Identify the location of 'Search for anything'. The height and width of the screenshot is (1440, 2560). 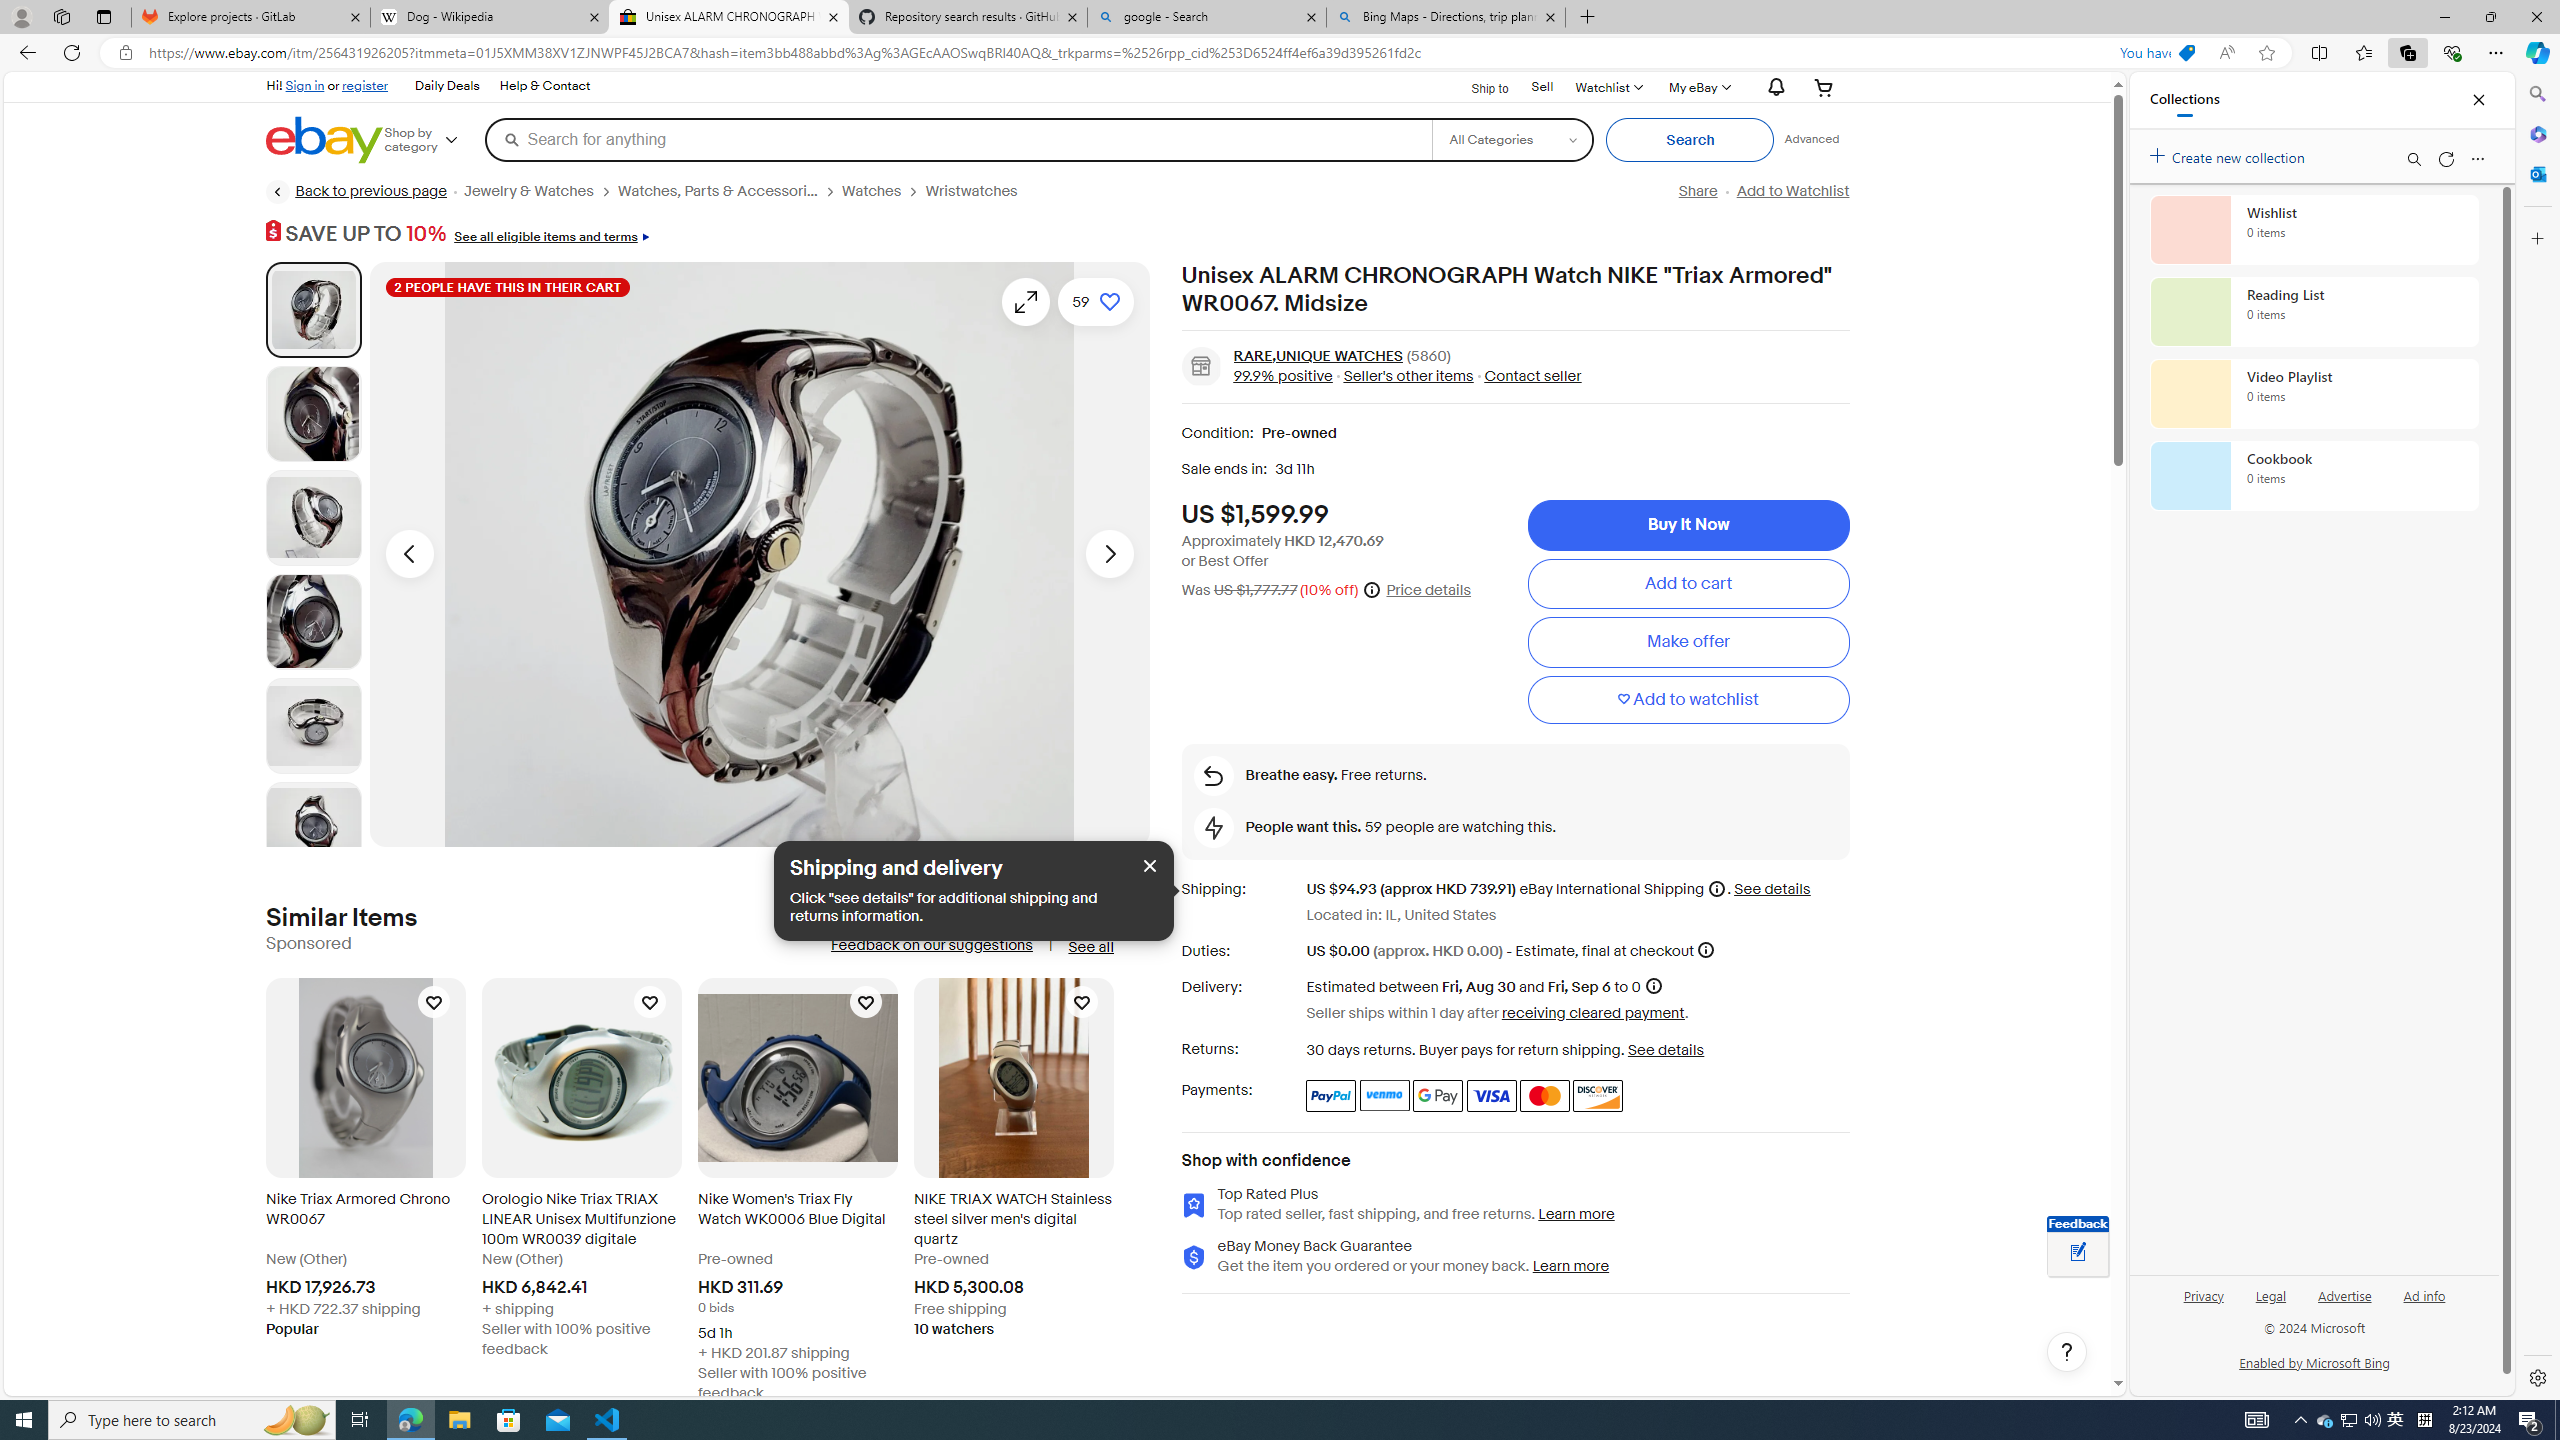
(957, 138).